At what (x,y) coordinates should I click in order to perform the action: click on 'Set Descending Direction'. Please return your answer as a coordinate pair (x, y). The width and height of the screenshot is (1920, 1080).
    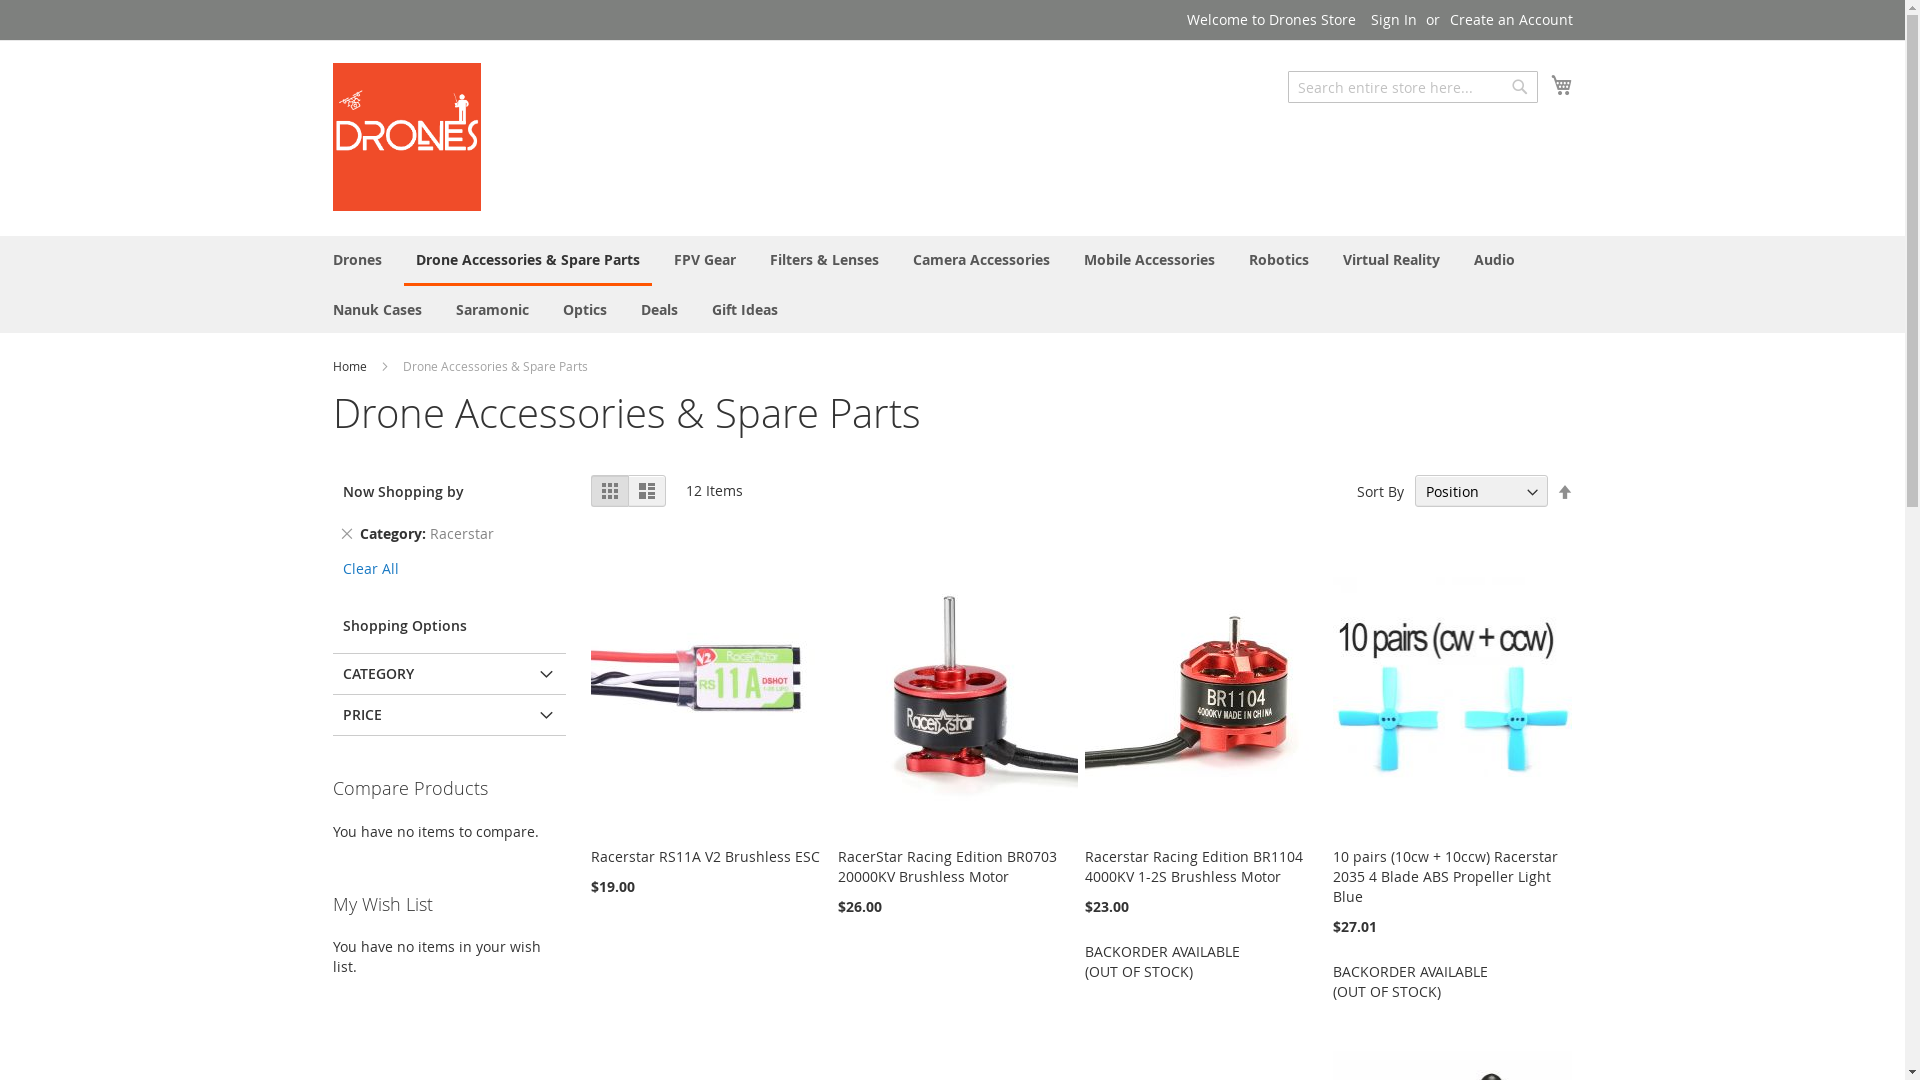
    Looking at the image, I should click on (1563, 492).